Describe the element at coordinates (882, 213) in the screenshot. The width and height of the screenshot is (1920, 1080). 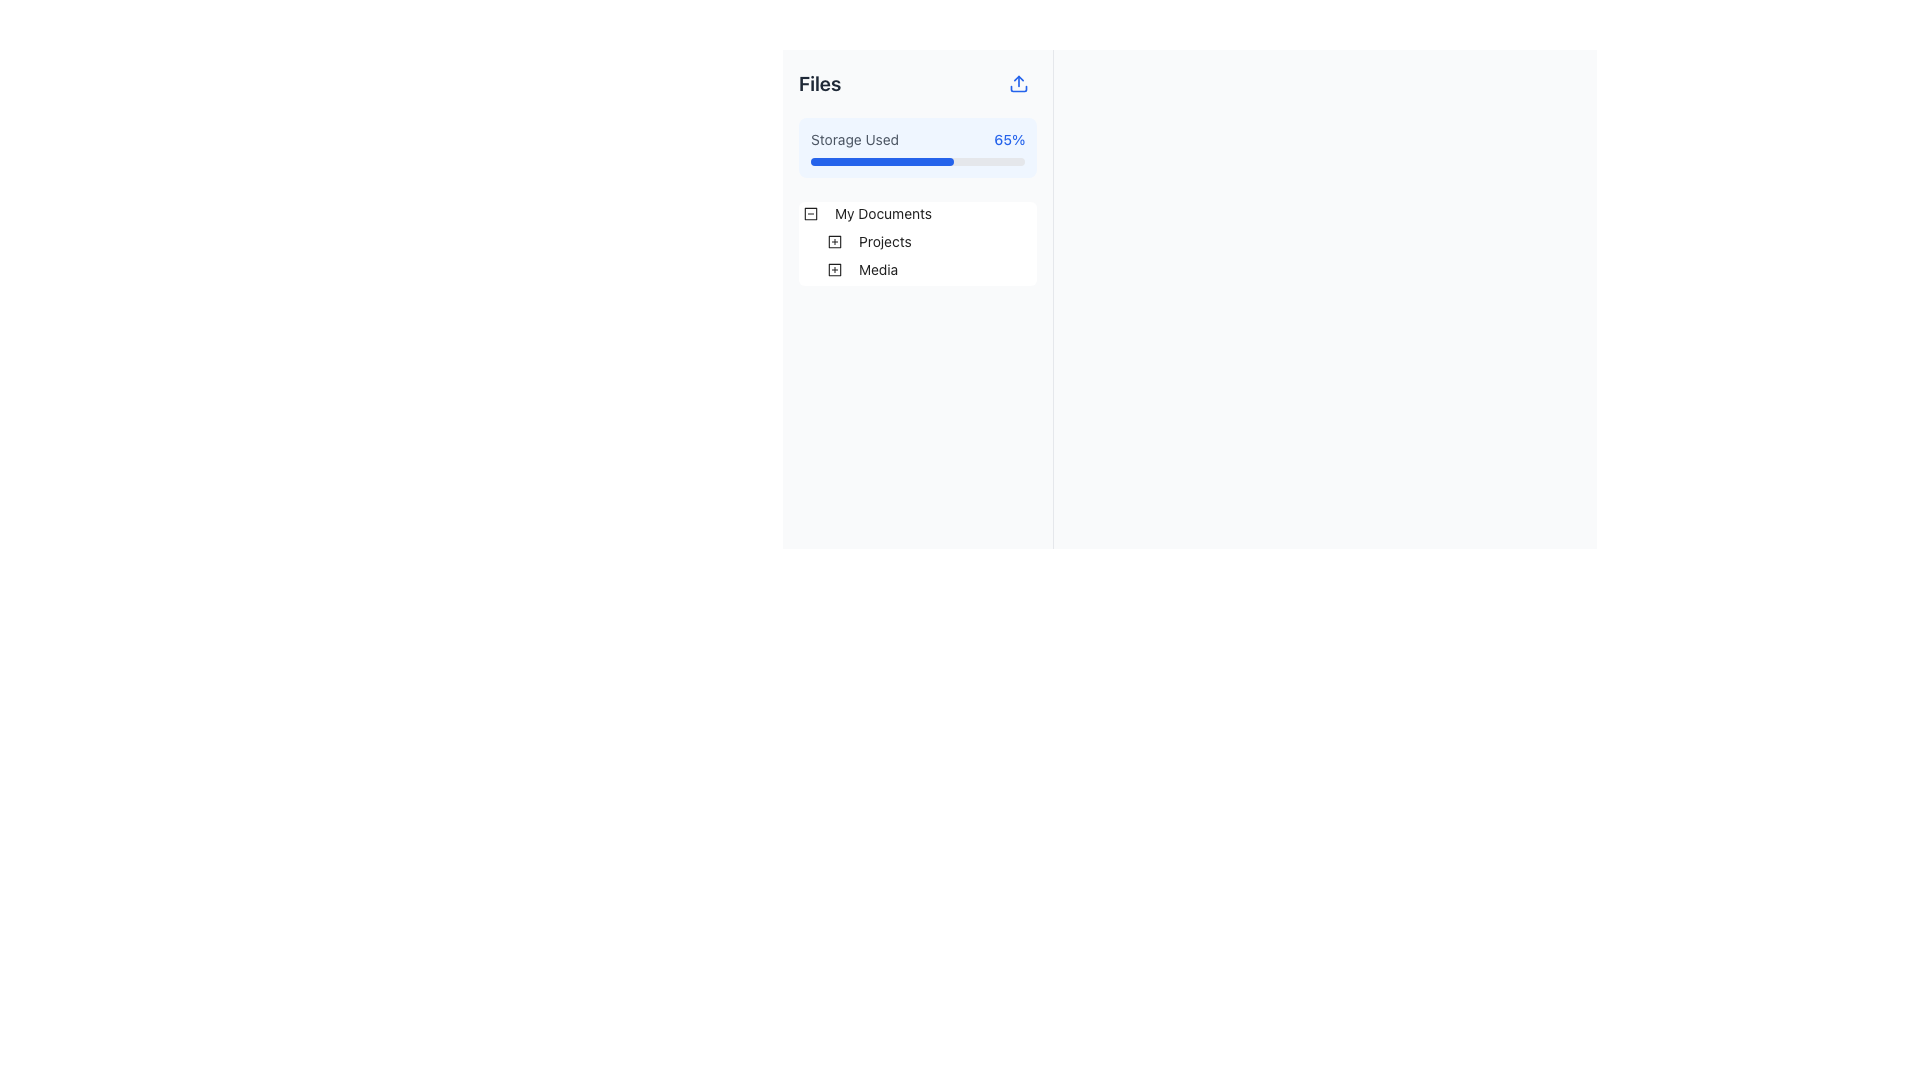
I see `on the 'My Documents' text label within the collapsible folder item` at that location.